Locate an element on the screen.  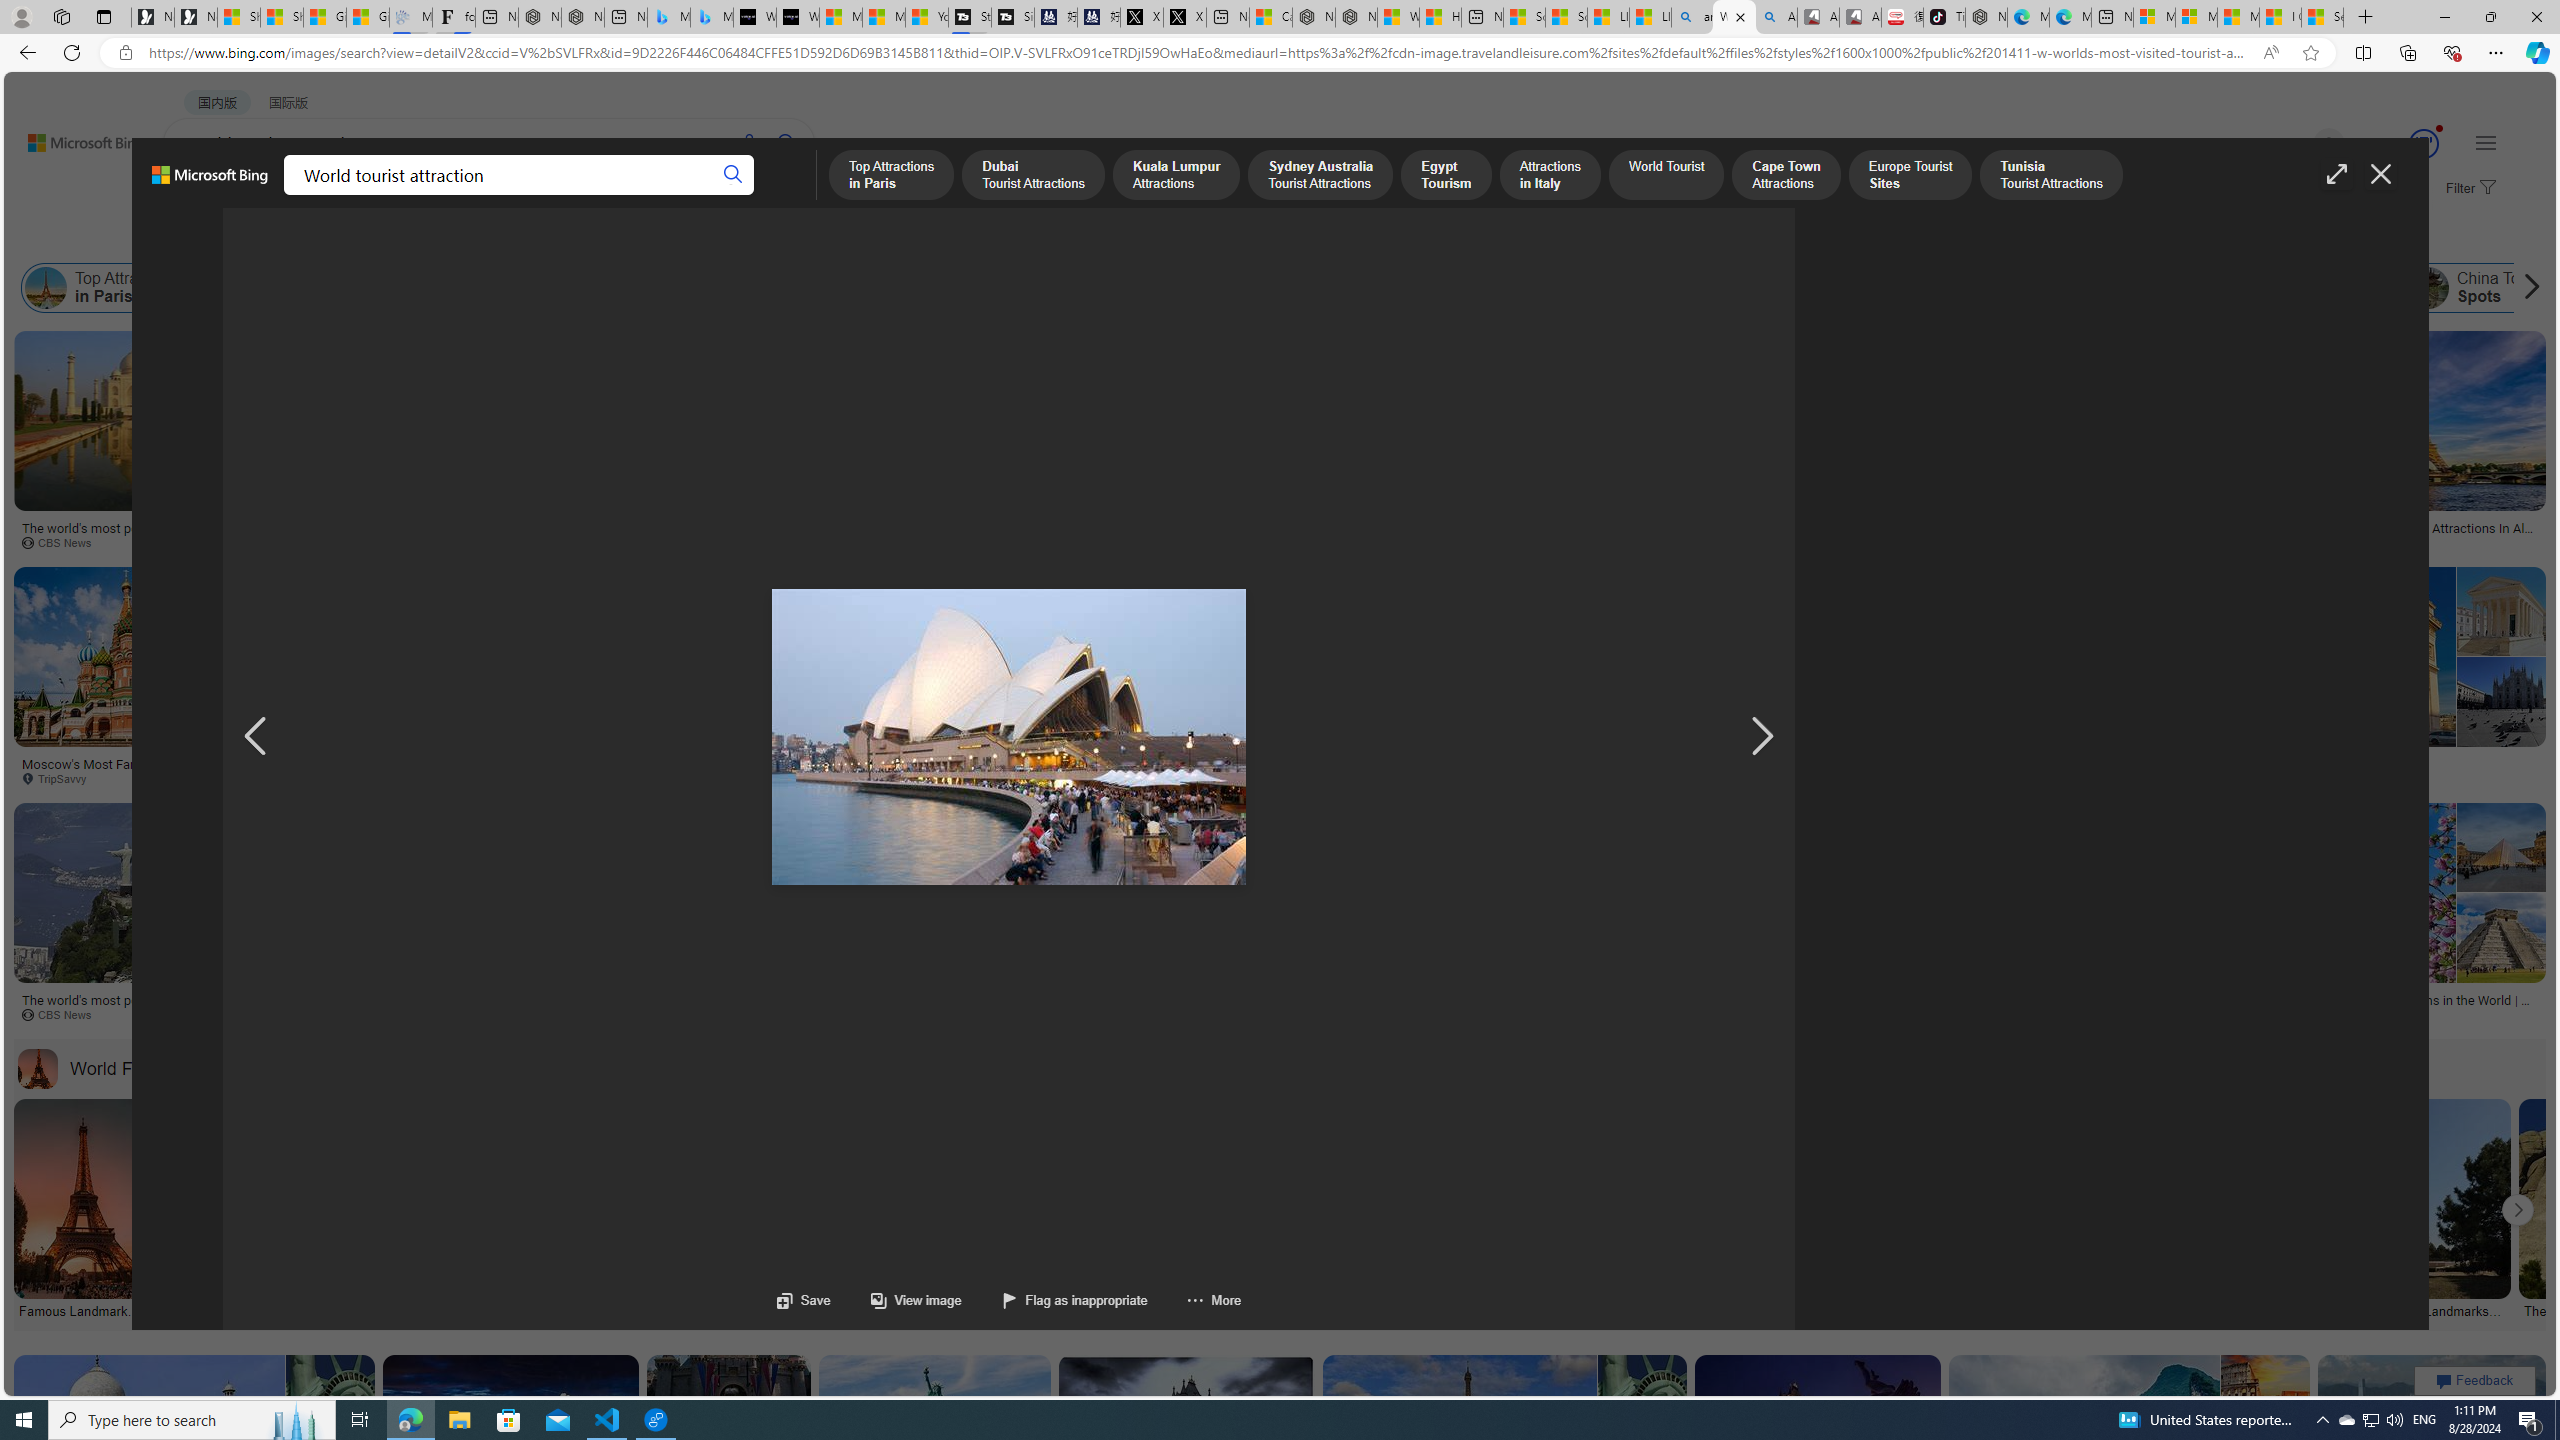
'Class: b_pri_nav_svg' is located at coordinates (337, 196).